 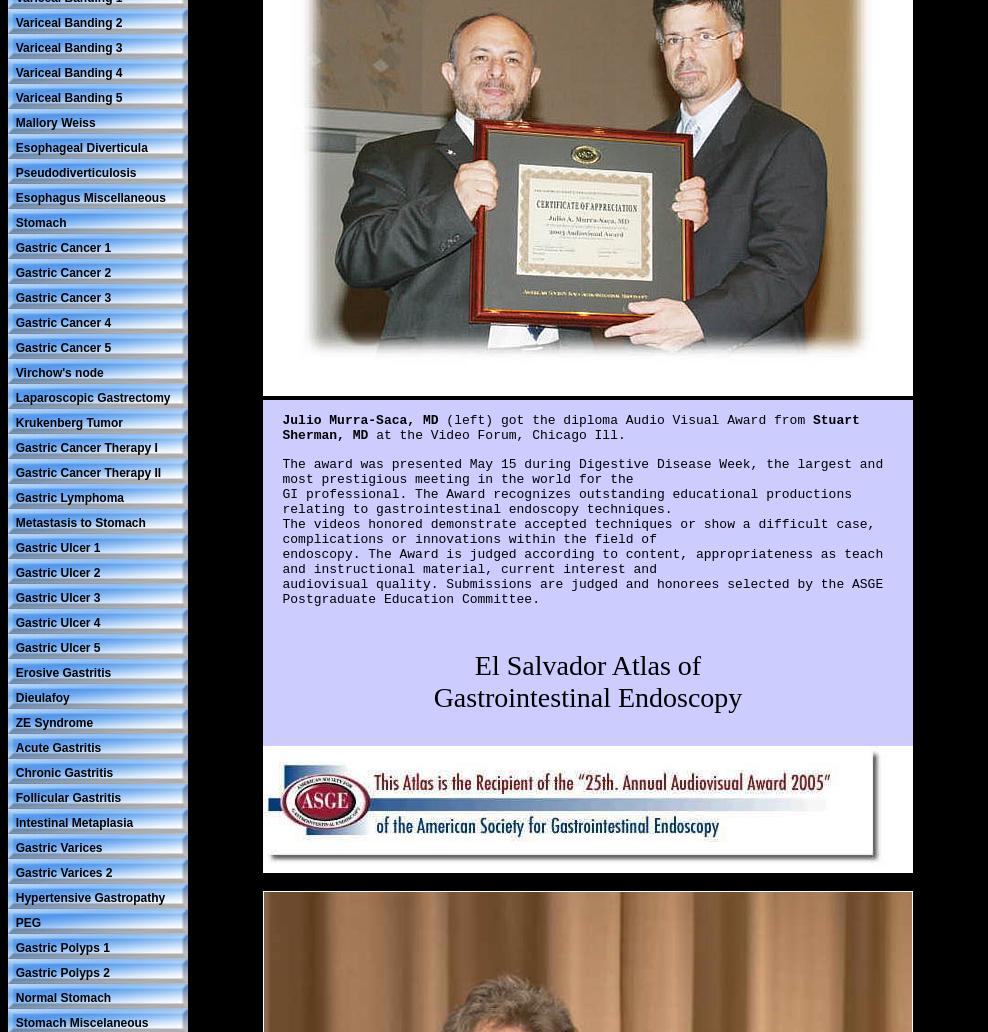 What do you see at coordinates (81, 1020) in the screenshot?
I see `'Stomach Miscelaneous'` at bounding box center [81, 1020].